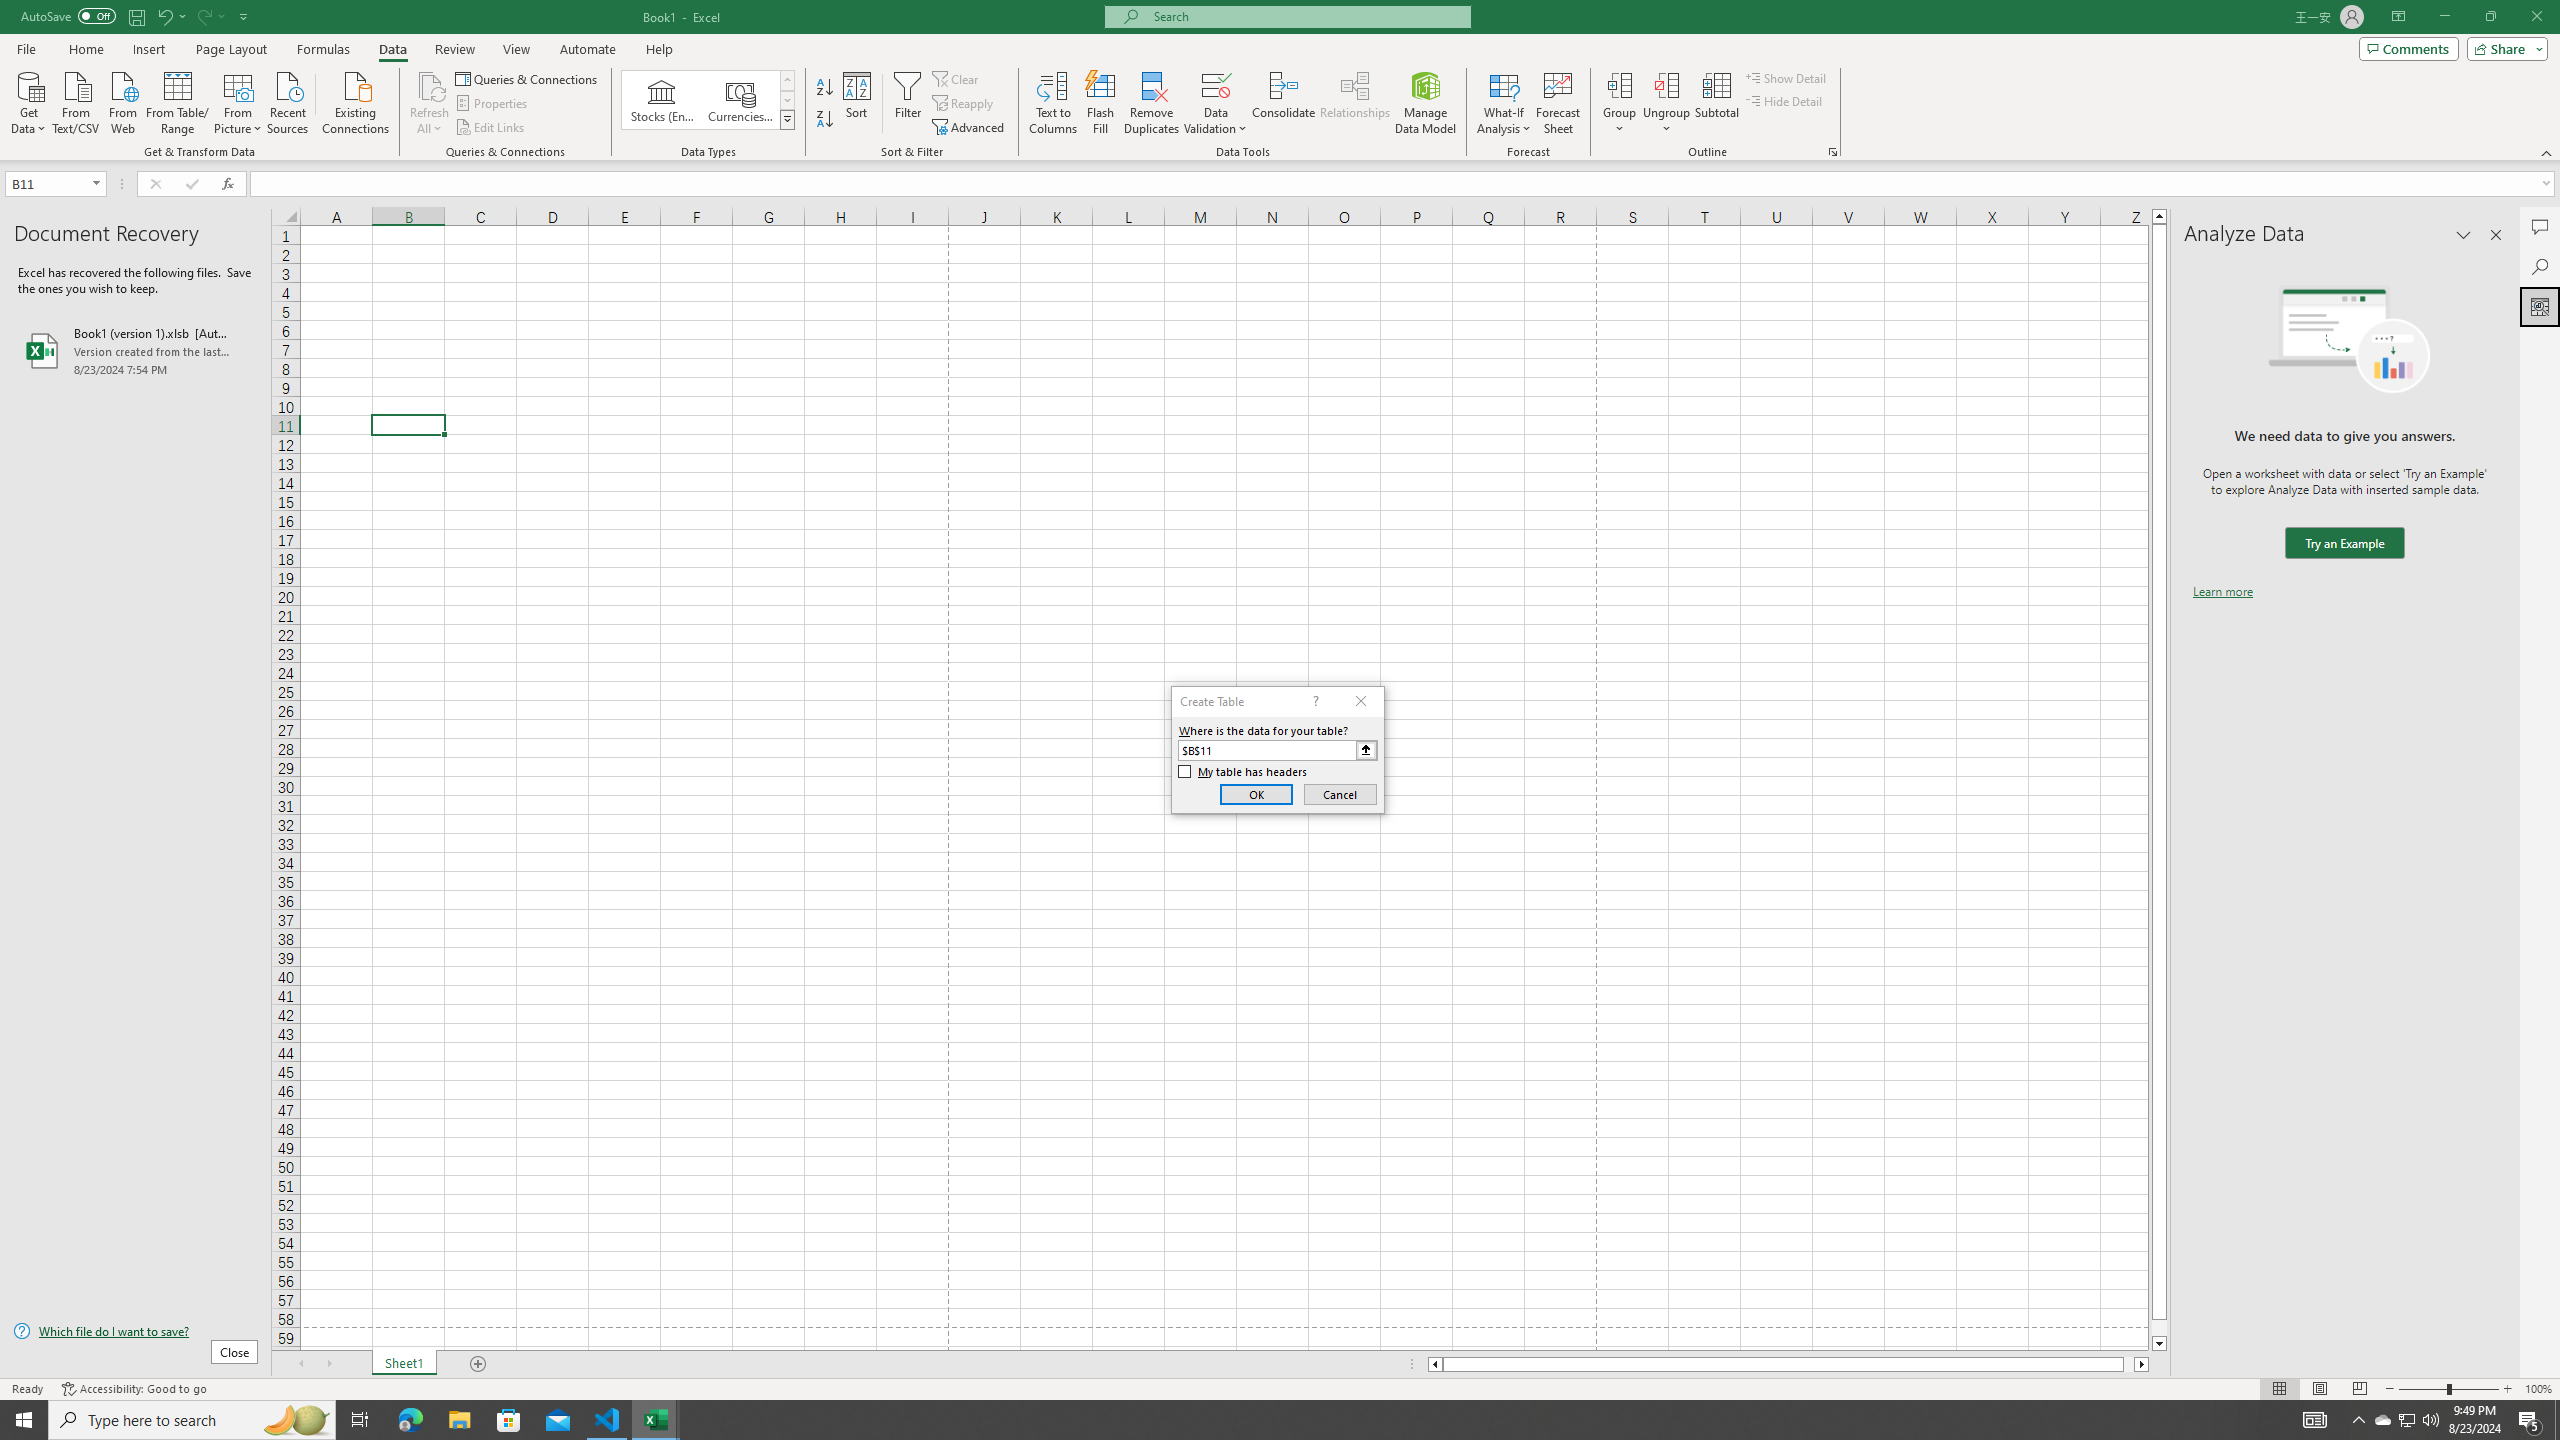  I want to click on 'From Picture', so click(239, 100).